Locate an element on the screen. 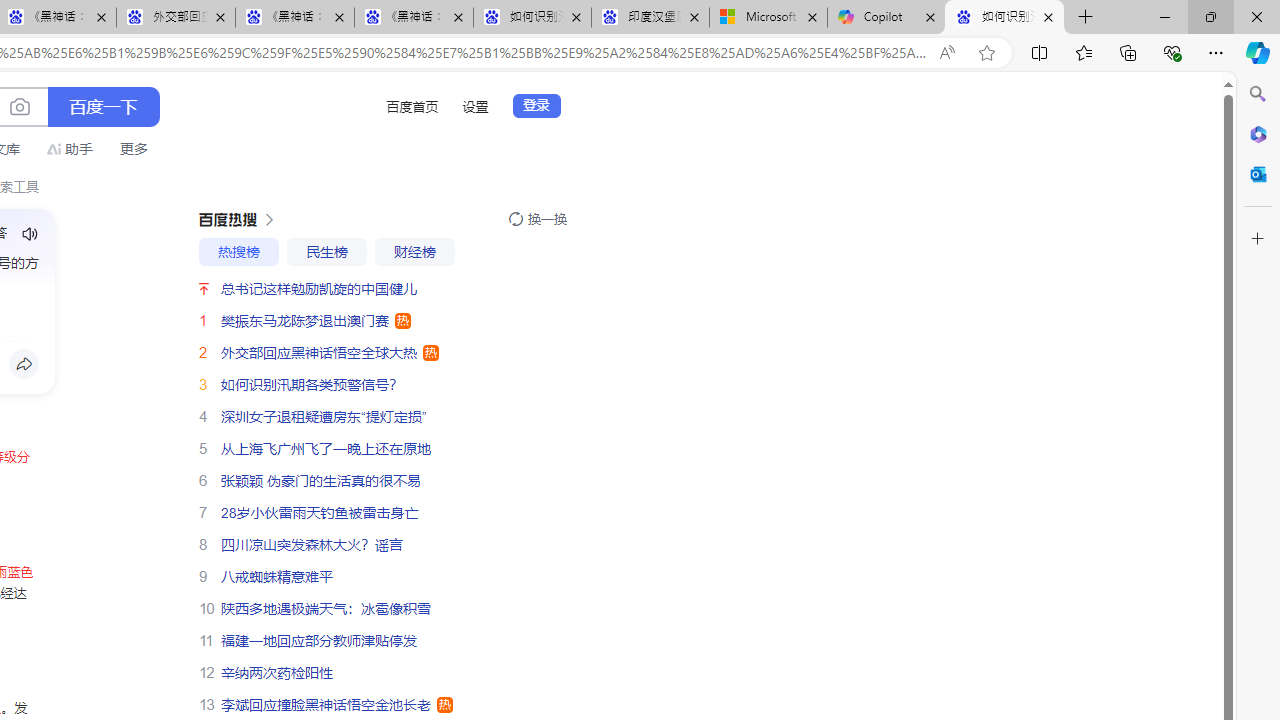  'Search' is located at coordinates (1257, 94).